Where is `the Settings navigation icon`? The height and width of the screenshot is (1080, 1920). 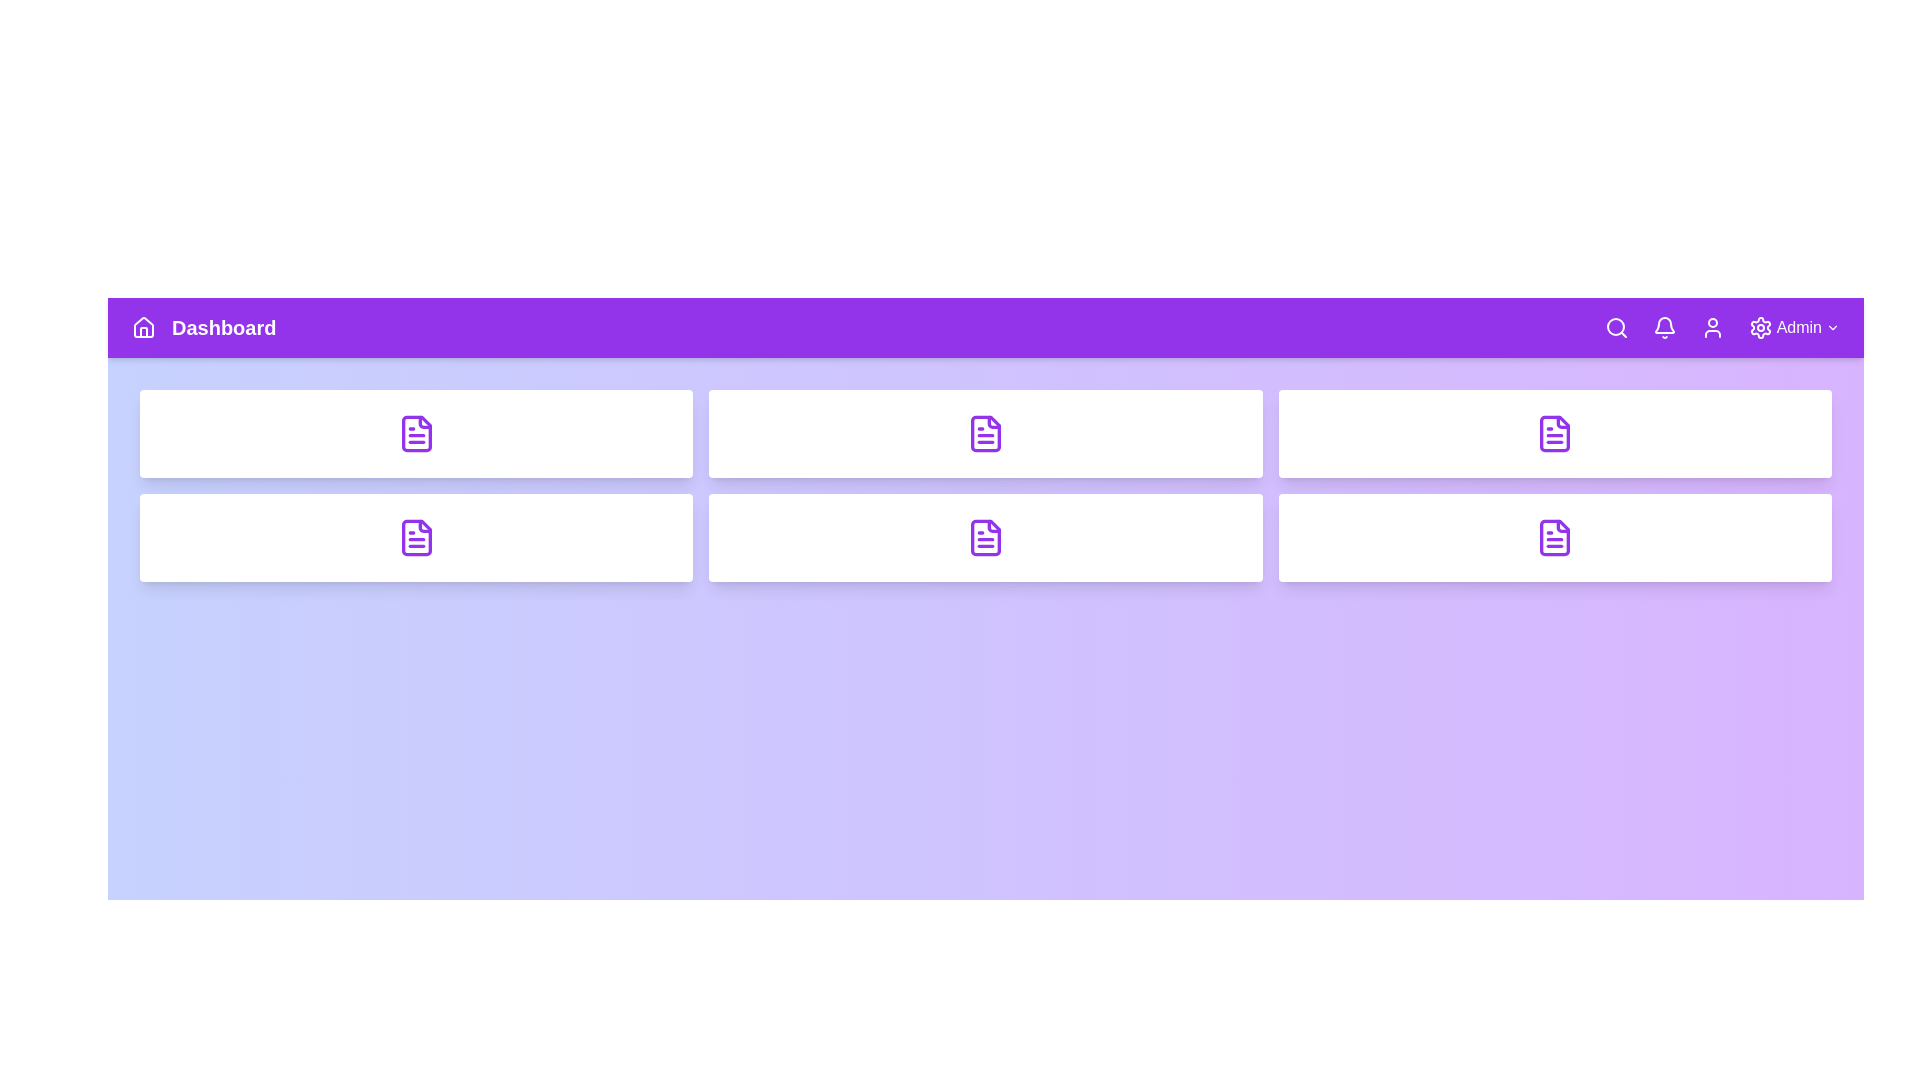
the Settings navigation icon is located at coordinates (1760, 326).